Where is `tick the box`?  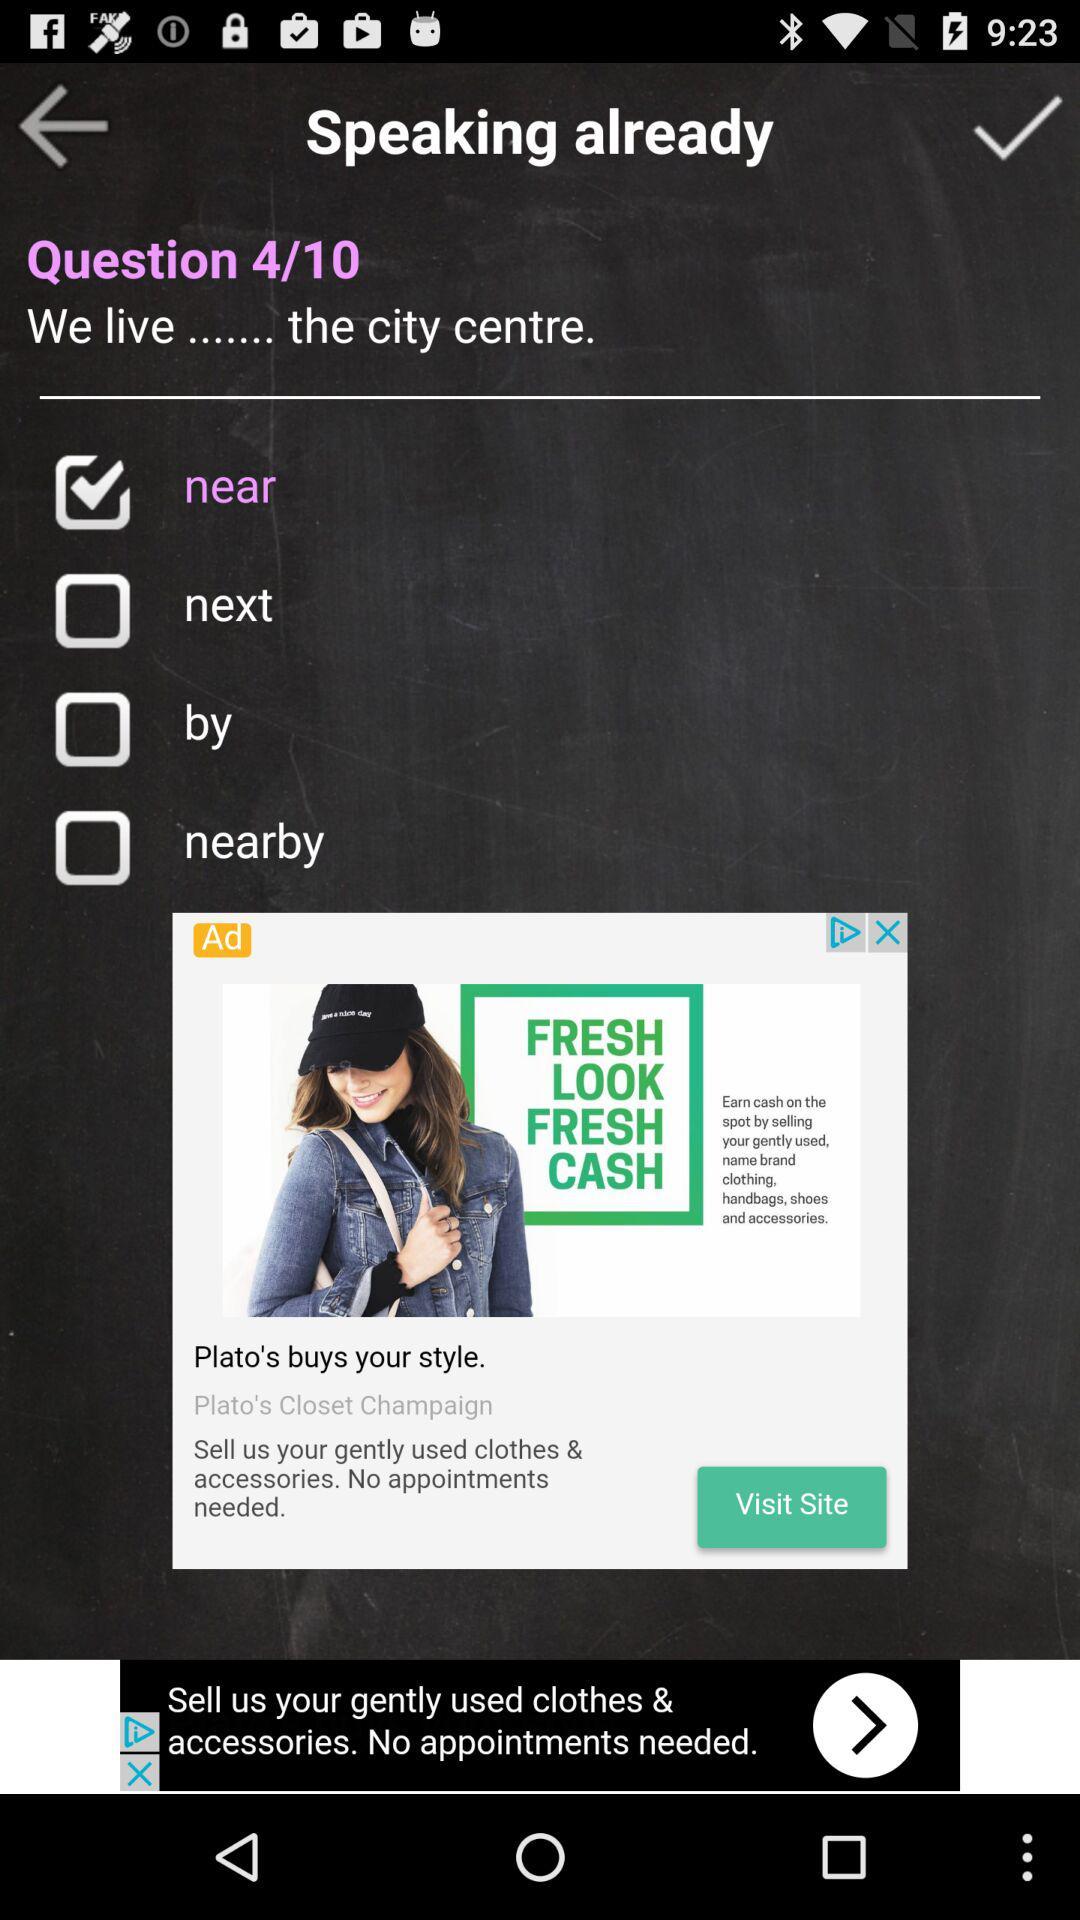 tick the box is located at coordinates (1017, 124).